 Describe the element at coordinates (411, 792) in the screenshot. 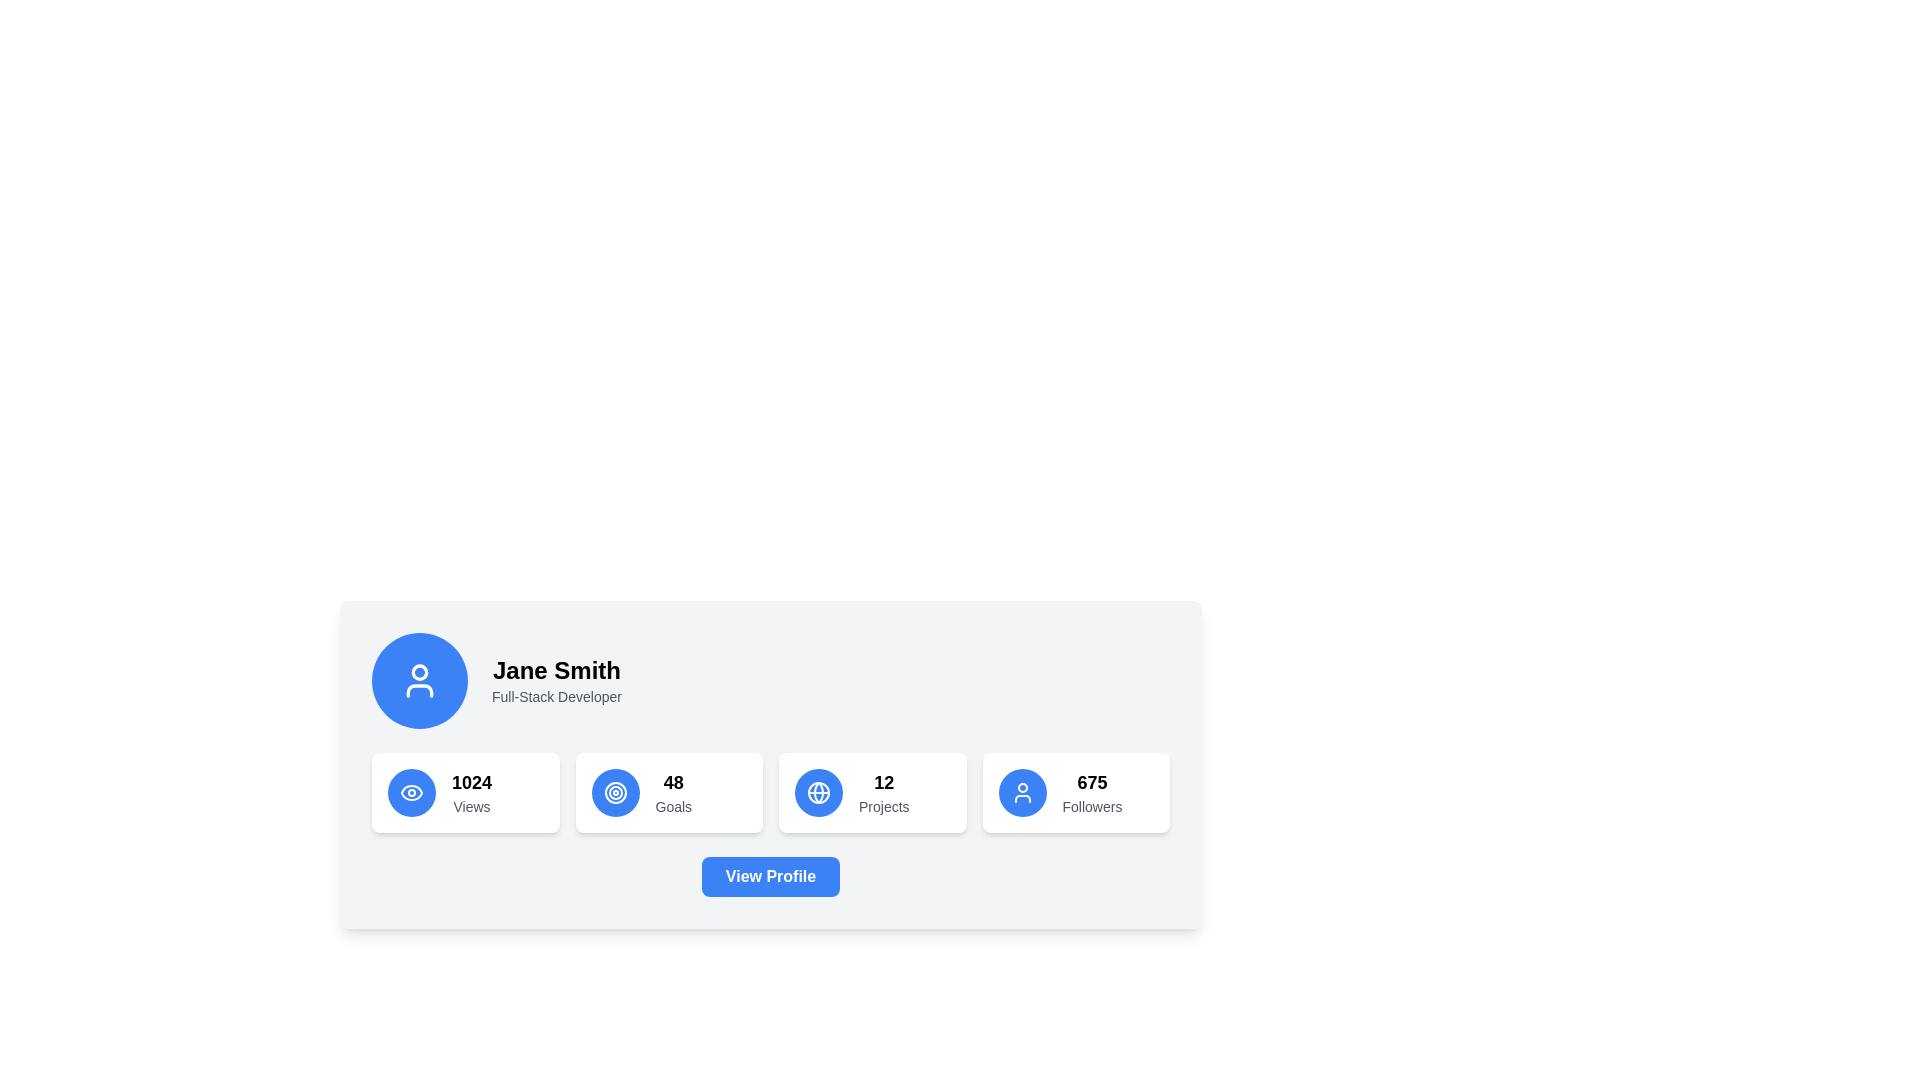

I see `the views indicator icon located in the top-left portion of the user statistics section, adjacent to the text '1024 Views'` at that location.